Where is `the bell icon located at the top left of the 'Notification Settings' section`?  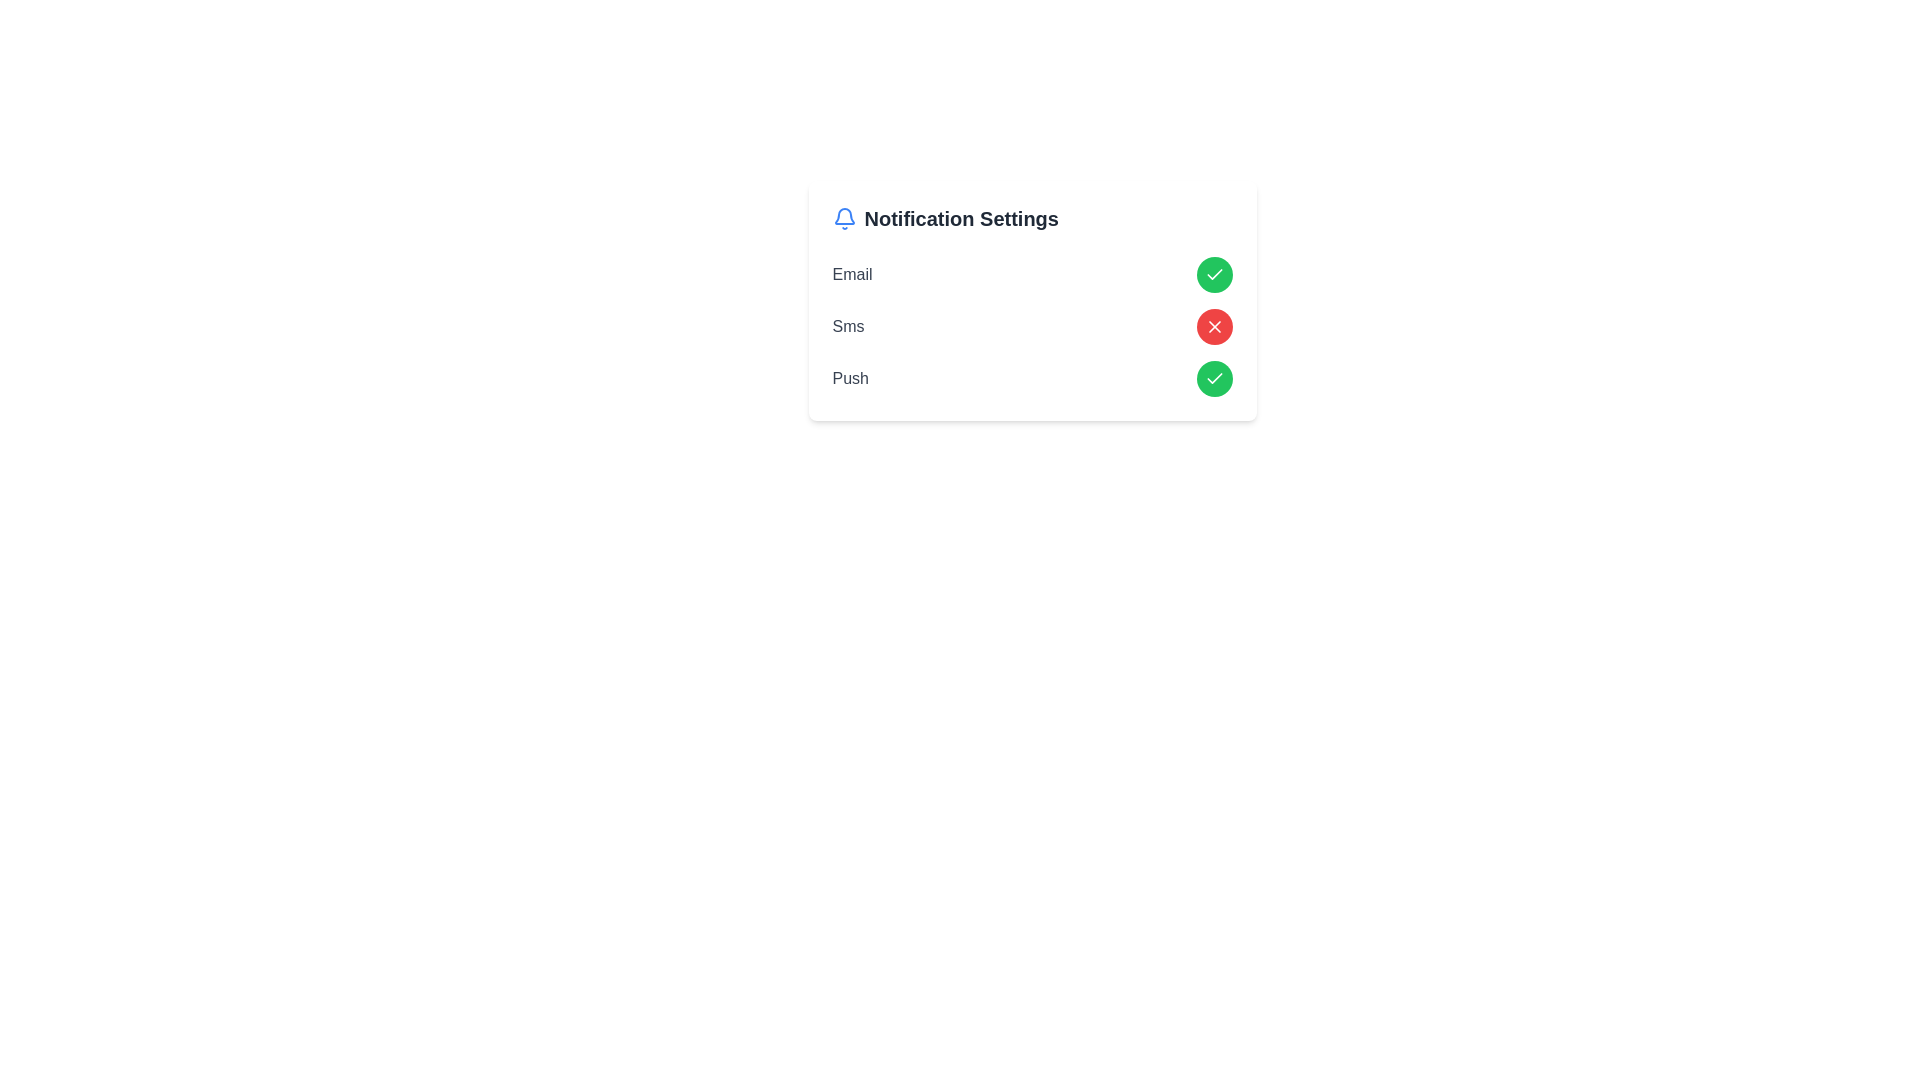
the bell icon located at the top left of the 'Notification Settings' section is located at coordinates (844, 219).